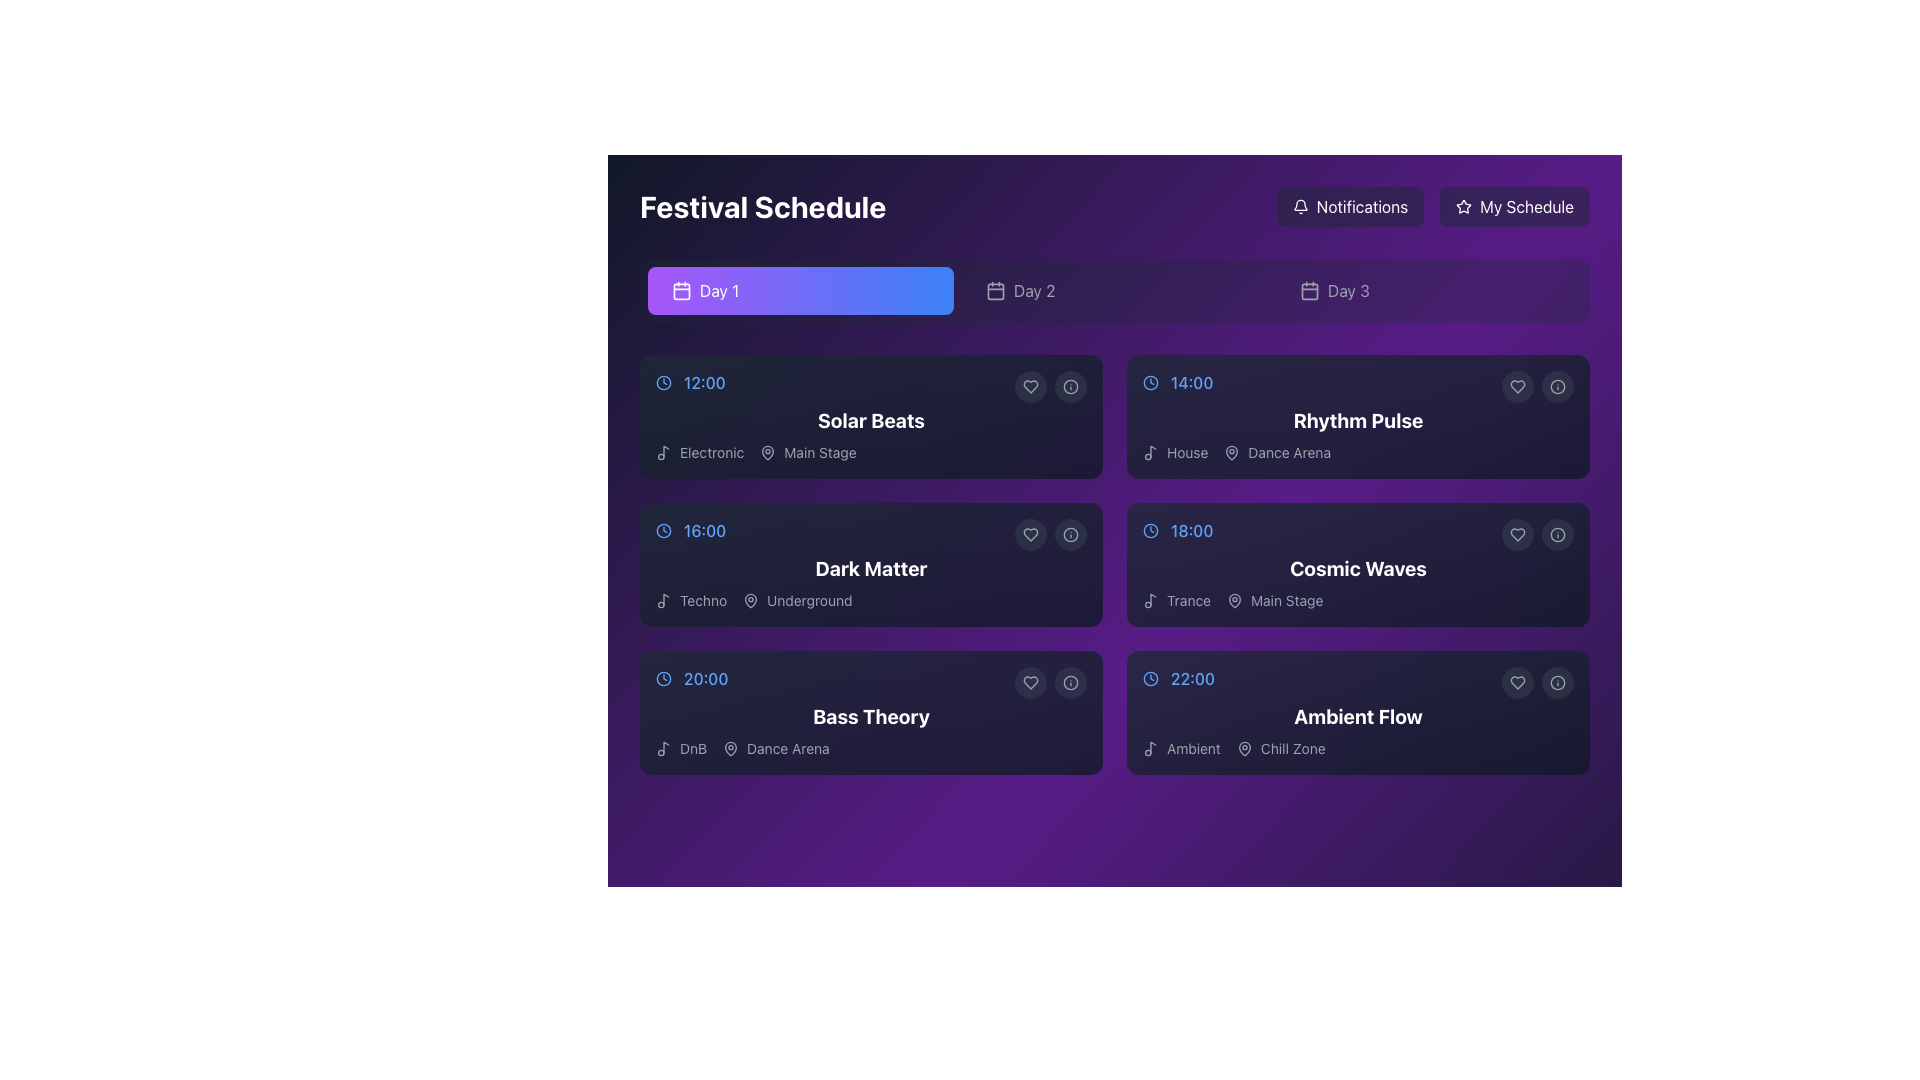 This screenshot has height=1080, width=1920. What do you see at coordinates (704, 382) in the screenshot?
I see `time displayed on the text label indicating the start time of the 'Solar Beats' event, located in the top left corner of its card under 'Day 1' in the 'Festival Schedule' interface` at bounding box center [704, 382].